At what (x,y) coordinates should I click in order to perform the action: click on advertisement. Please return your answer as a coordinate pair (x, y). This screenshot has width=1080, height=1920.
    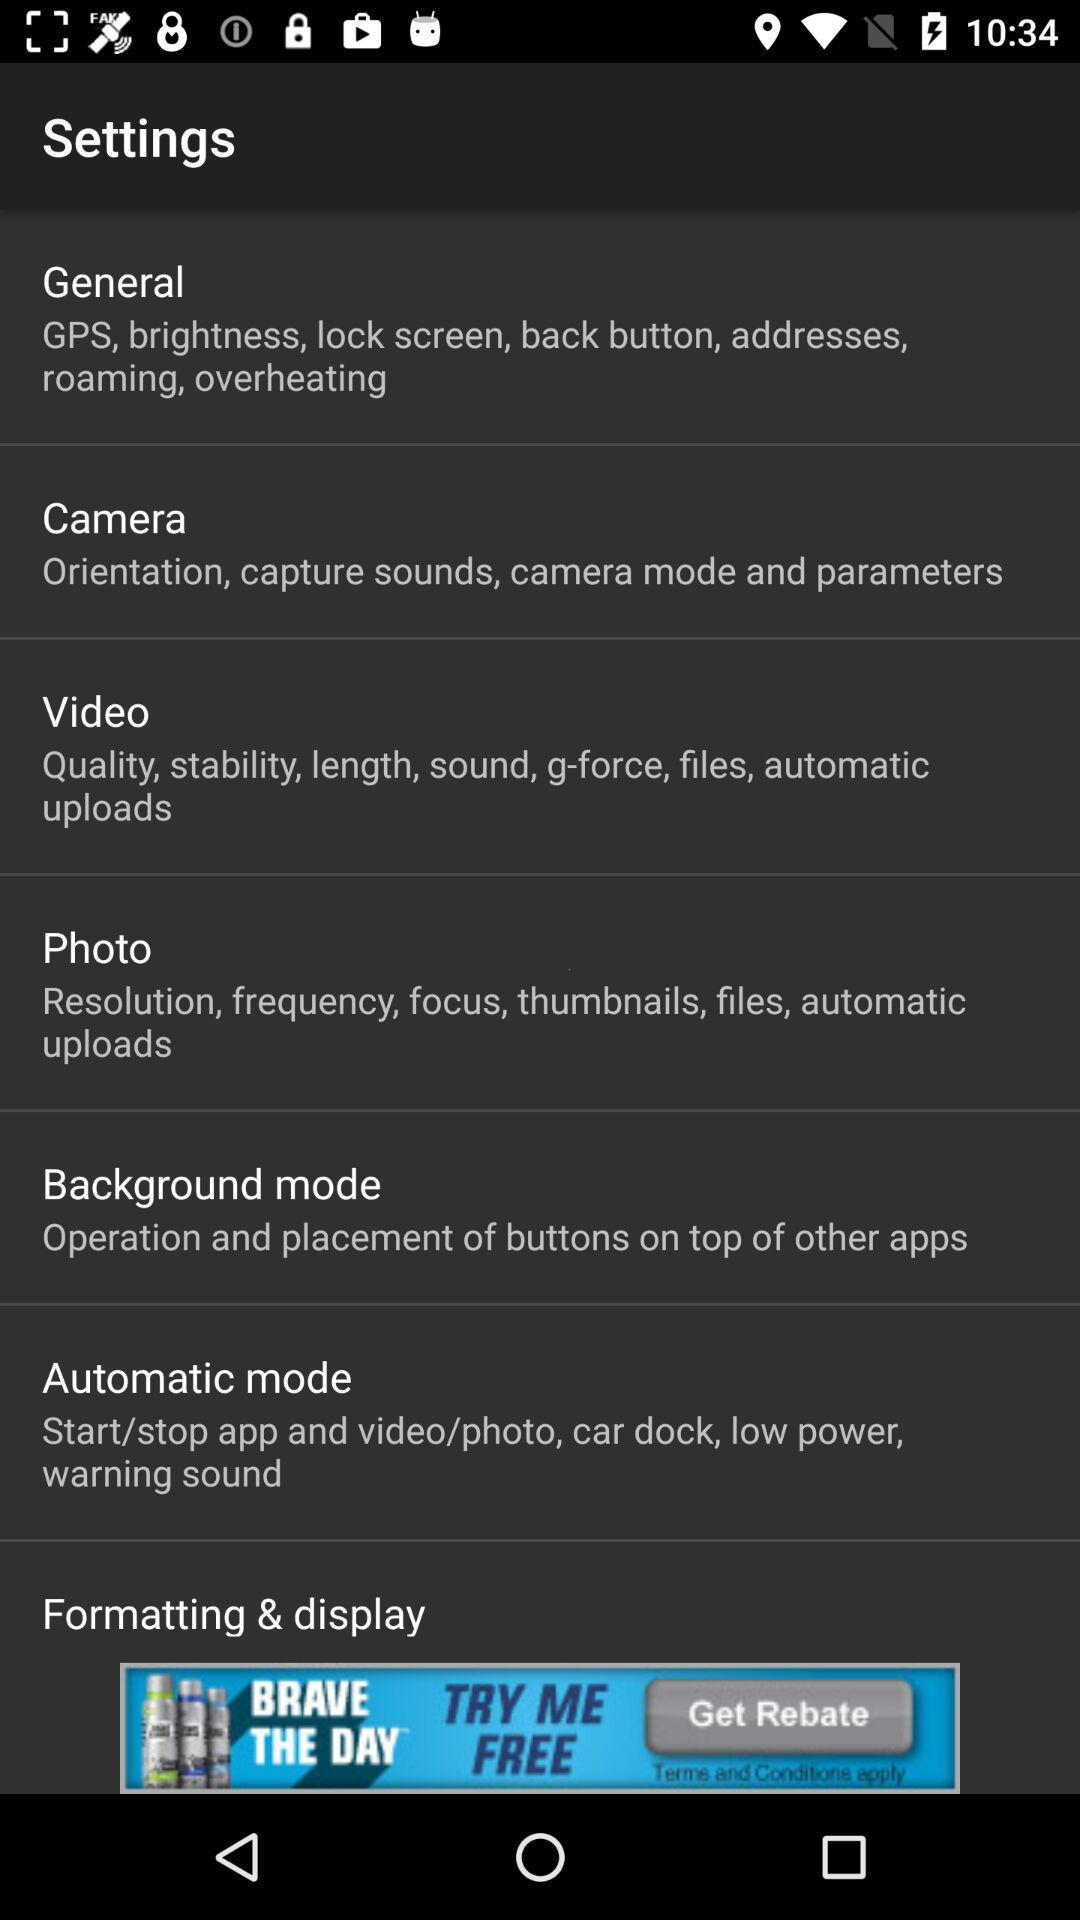
    Looking at the image, I should click on (540, 1727).